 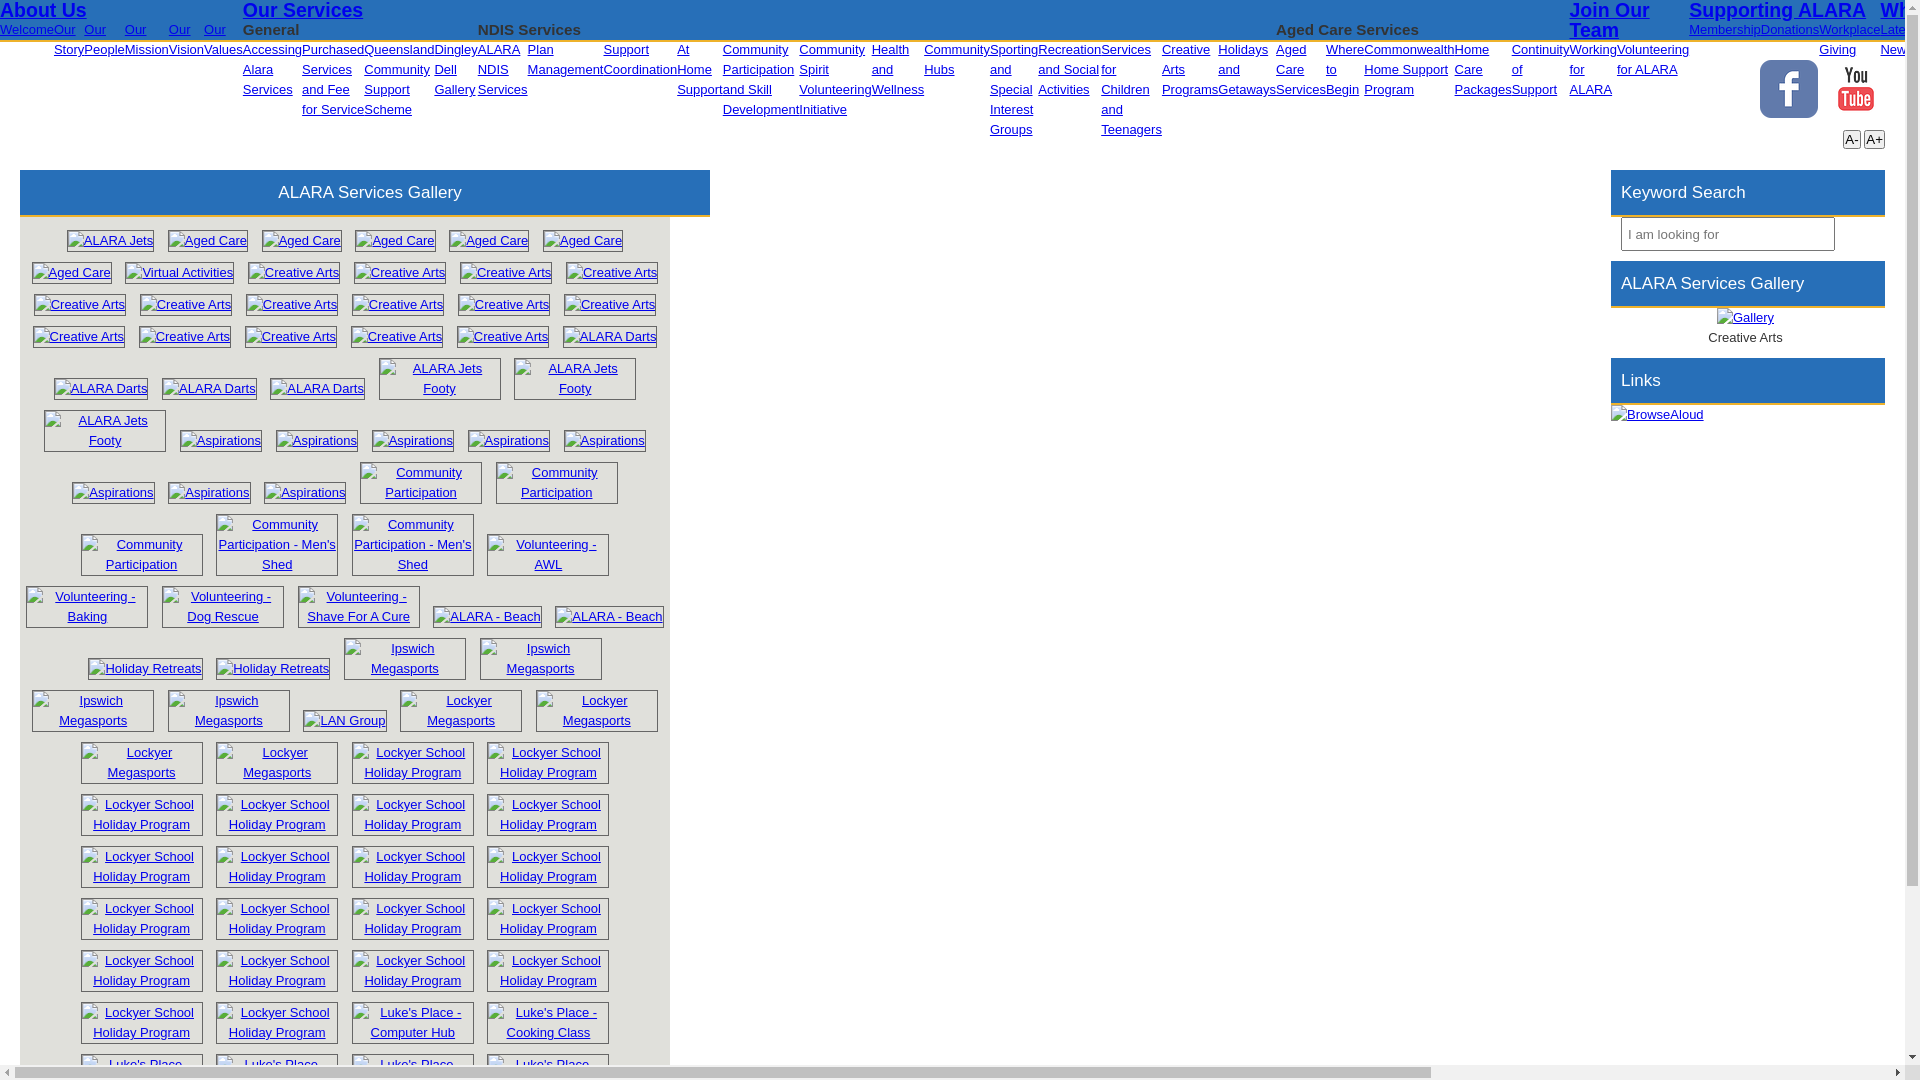 What do you see at coordinates (1013, 88) in the screenshot?
I see `'Sporting and Special Interest Groups'` at bounding box center [1013, 88].